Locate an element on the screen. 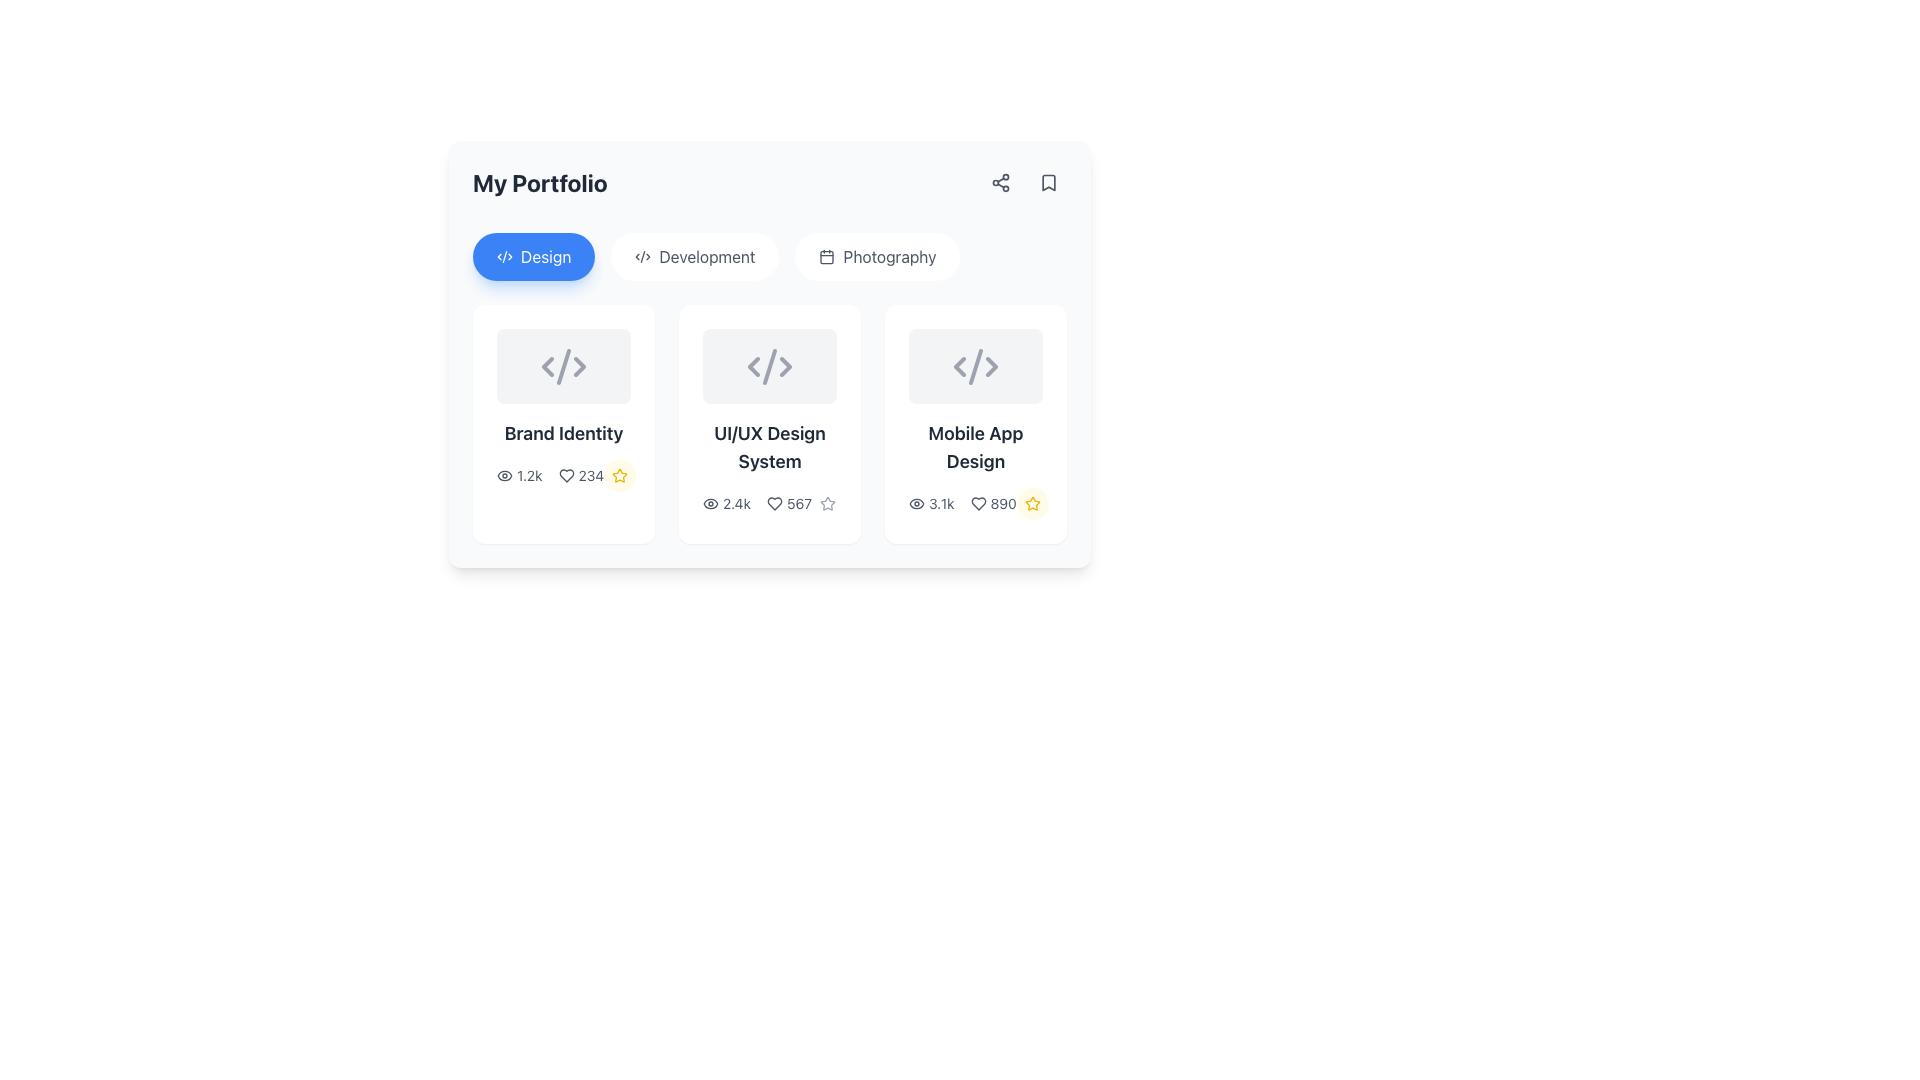  the SVG-based icon located at the top of the third card under 'My Portfolio' titled 'Mobile App Design' is located at coordinates (975, 366).